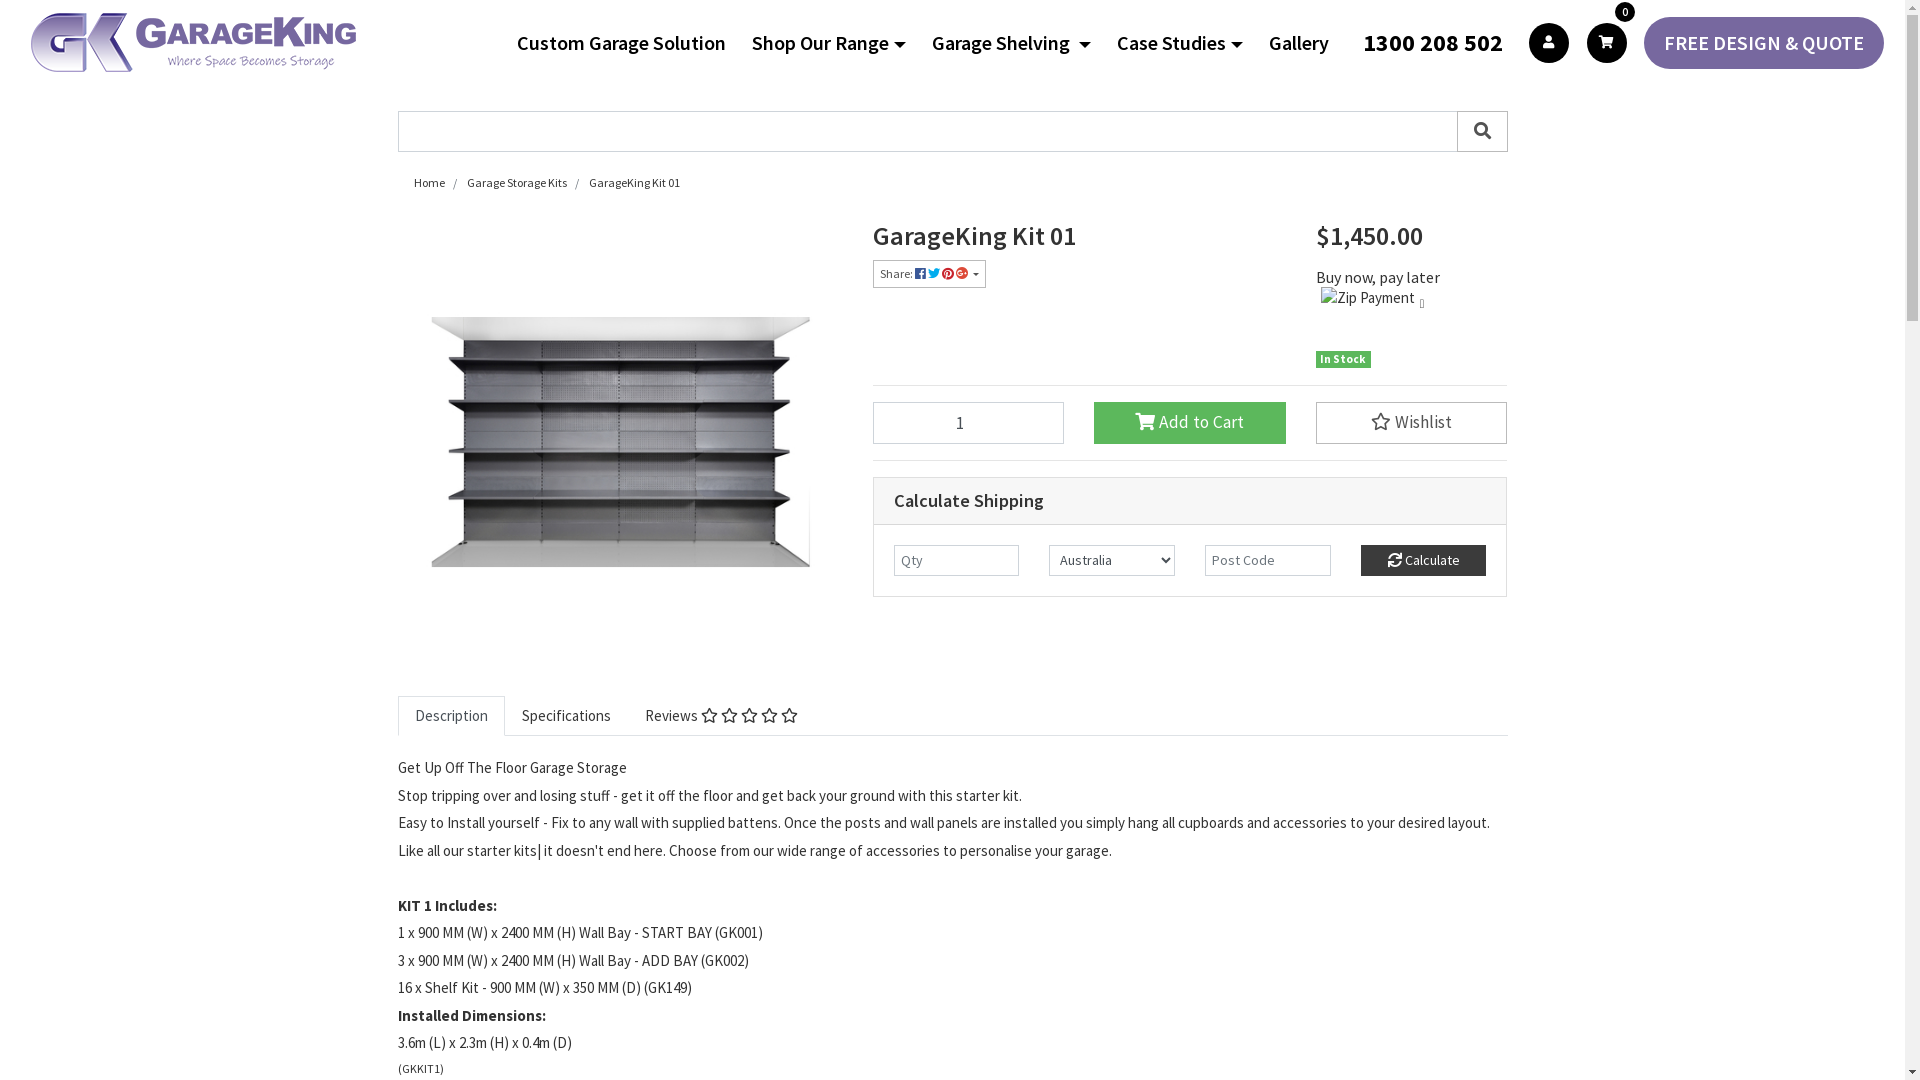 The image size is (1920, 1080). Describe the element at coordinates (1306, 42) in the screenshot. I see `'Gallery'` at that location.